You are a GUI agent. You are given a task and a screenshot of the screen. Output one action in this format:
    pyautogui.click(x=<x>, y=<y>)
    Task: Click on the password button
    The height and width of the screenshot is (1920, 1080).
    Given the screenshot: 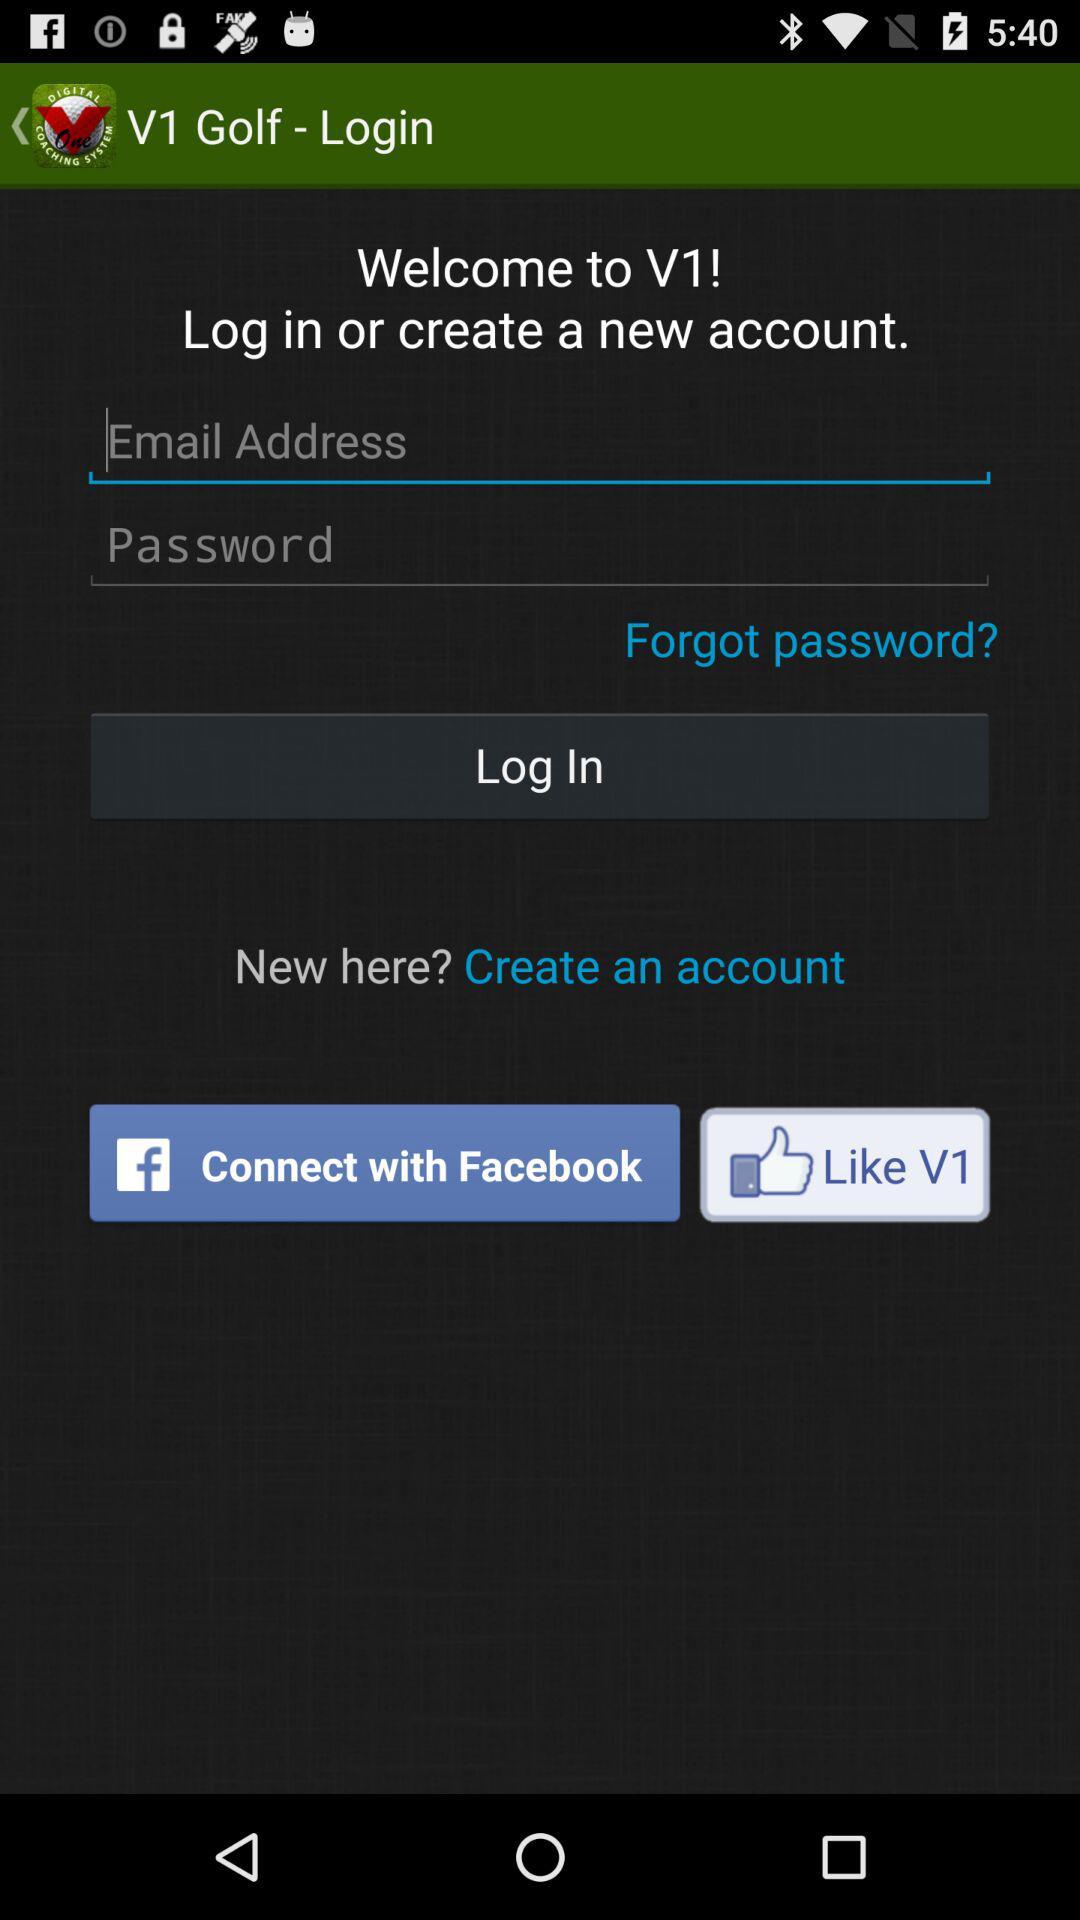 What is the action you would take?
    pyautogui.click(x=538, y=544)
    